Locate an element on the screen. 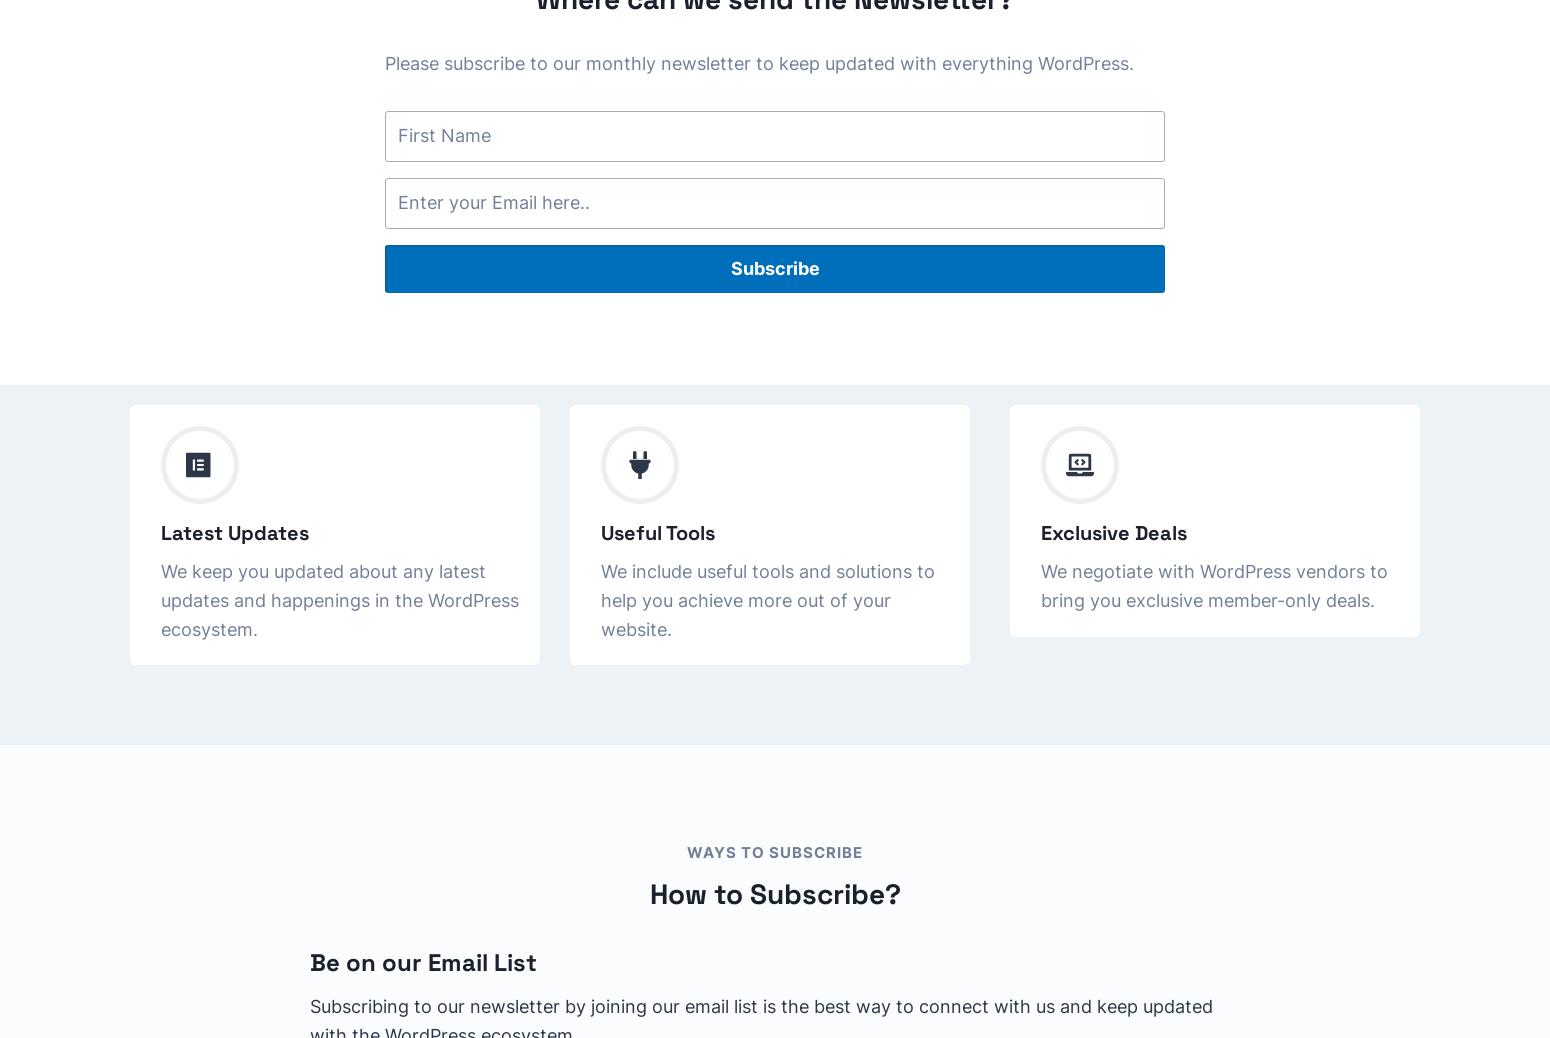 The width and height of the screenshot is (1550, 1038). 'We include useful tools and solutions to help you achieve more out of your website.' is located at coordinates (768, 598).